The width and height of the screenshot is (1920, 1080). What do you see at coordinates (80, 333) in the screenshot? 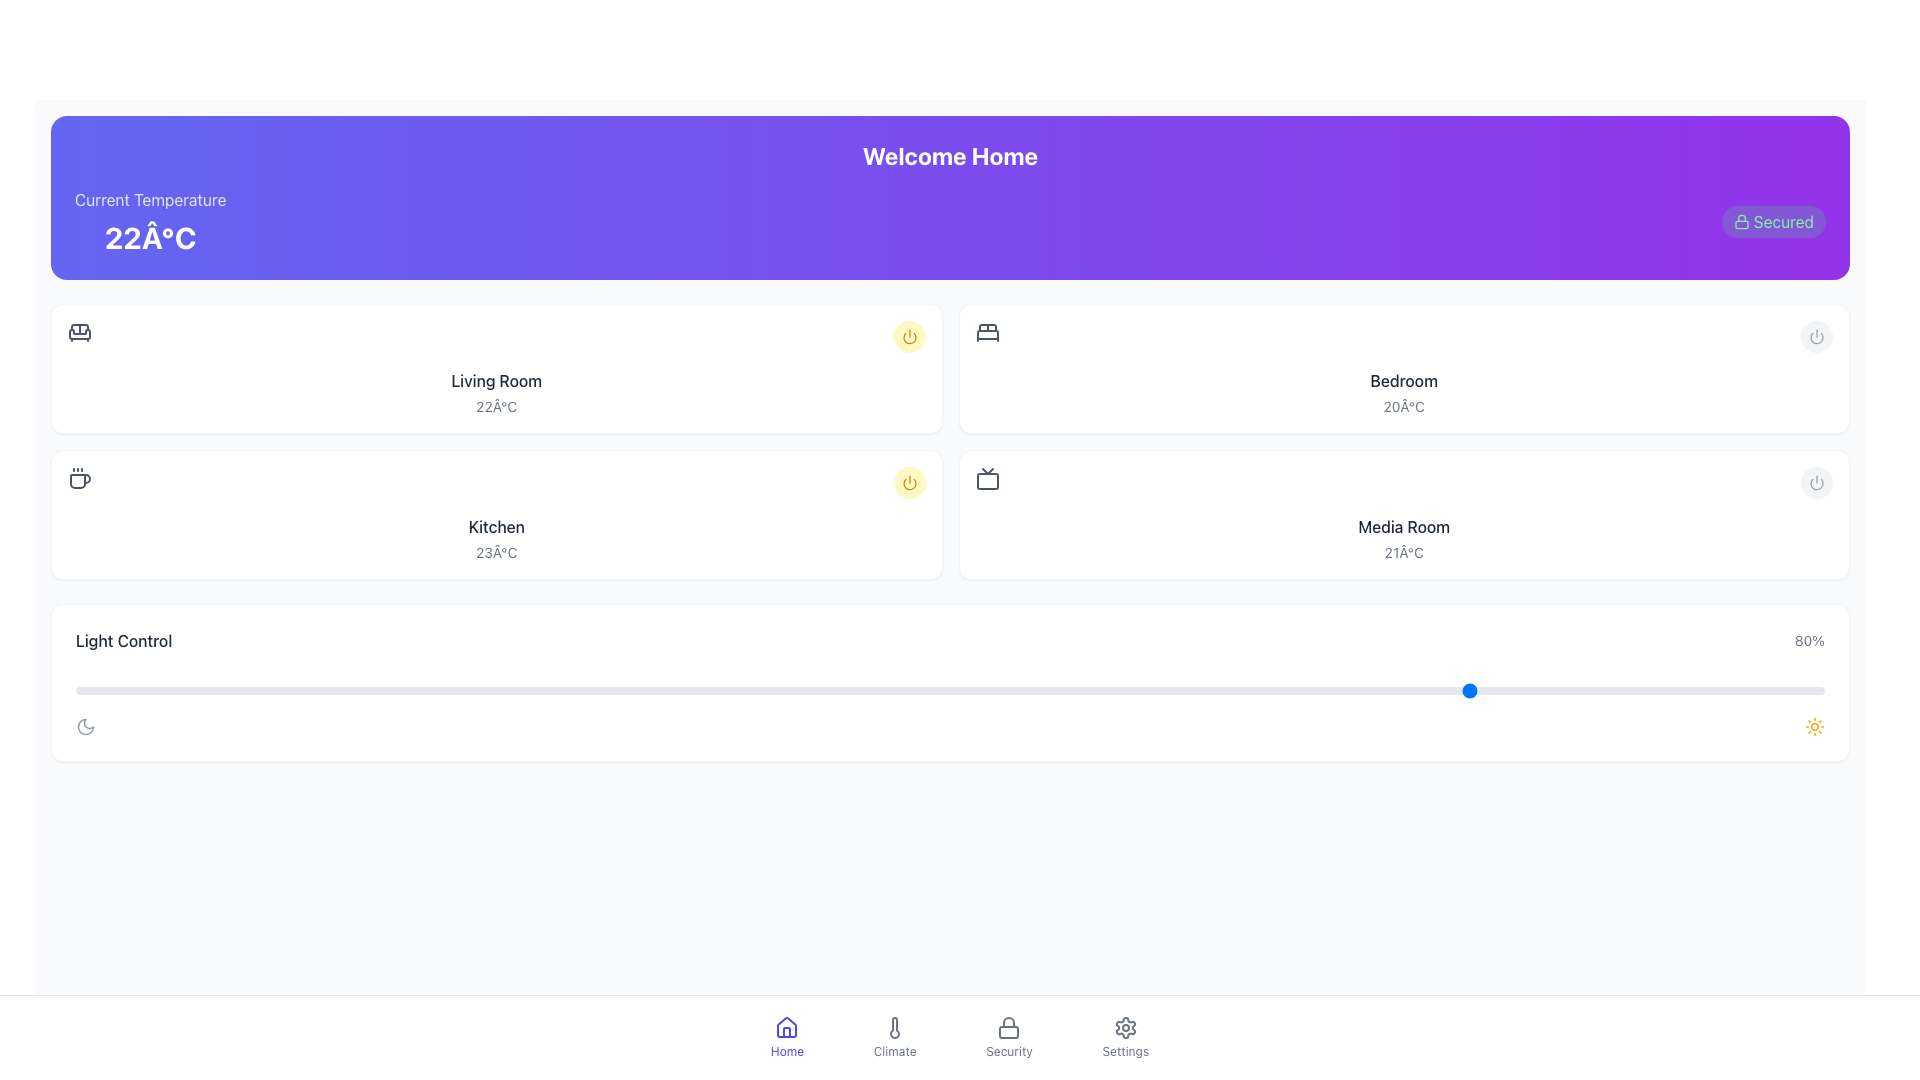
I see `the Living Room icon located in the top-left portion of the interface, which visually indicates the living room area` at bounding box center [80, 333].